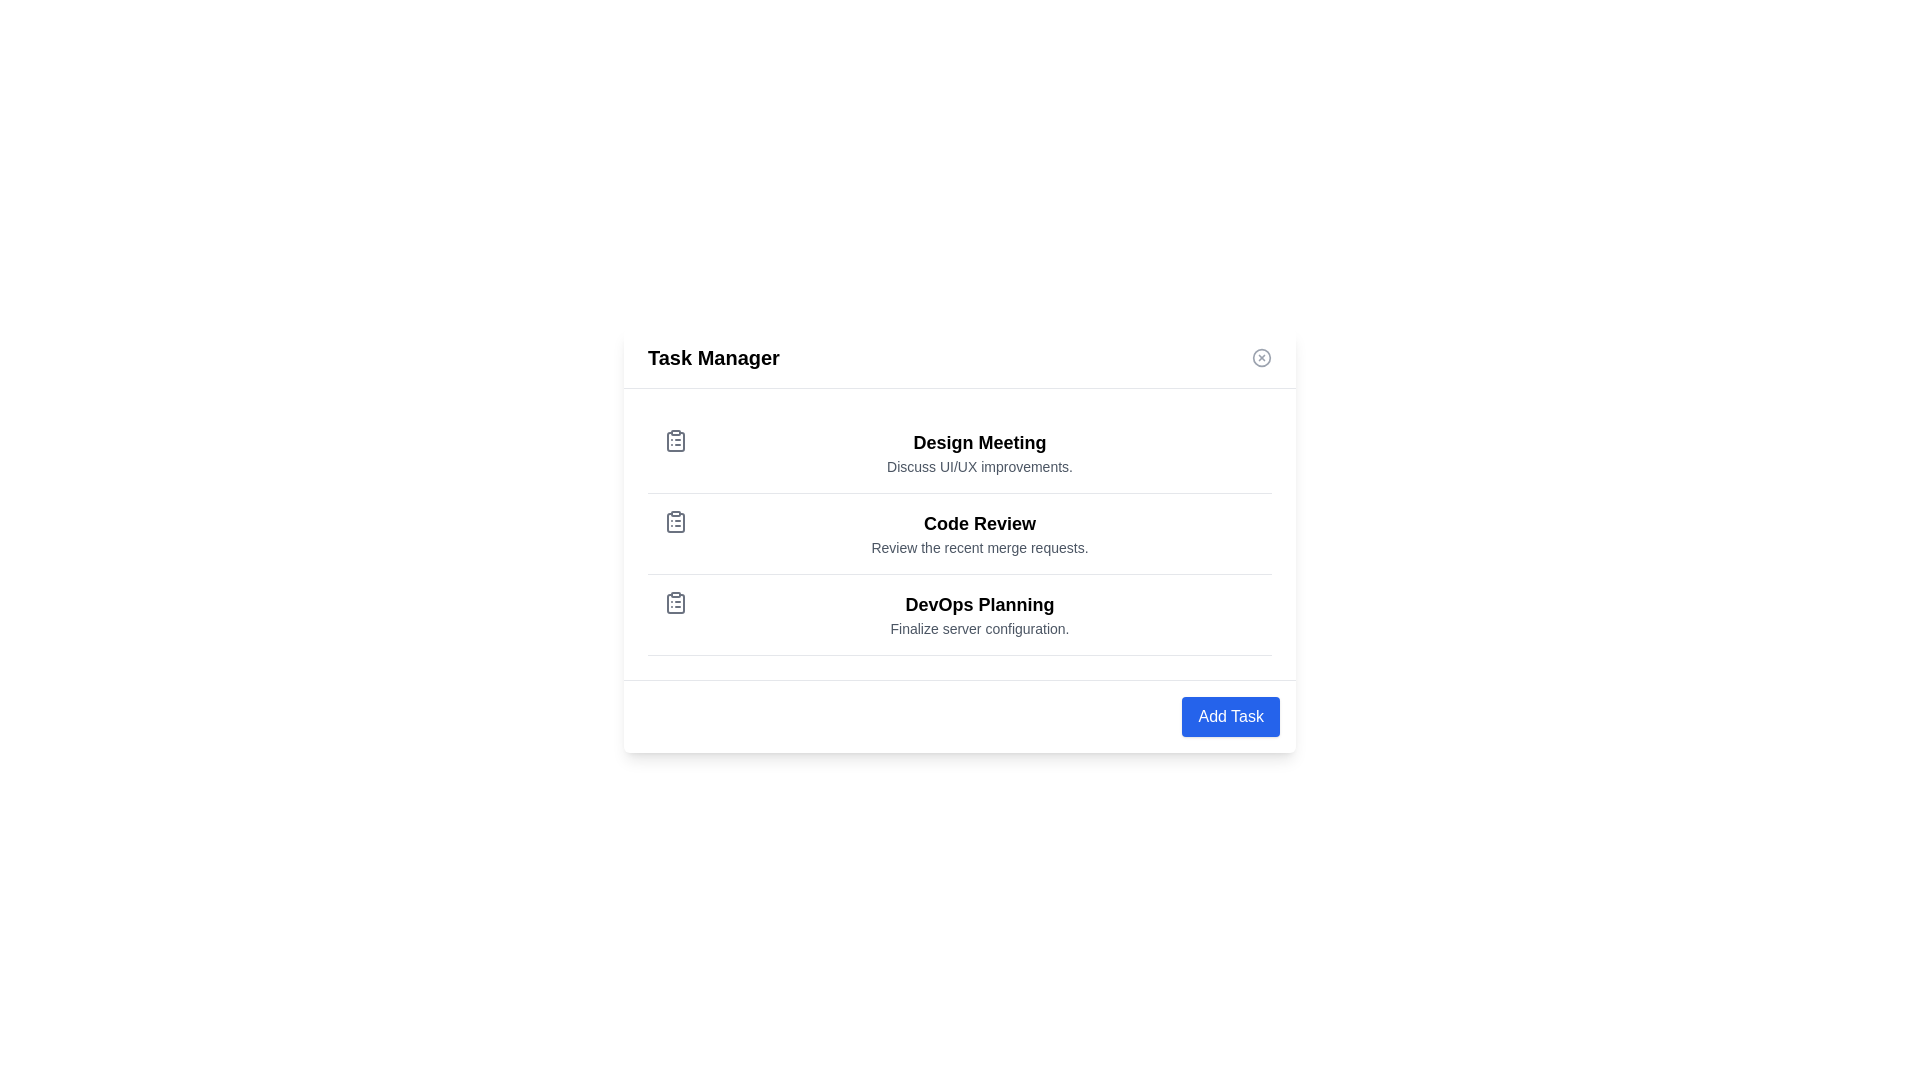 The width and height of the screenshot is (1920, 1080). What do you see at coordinates (1261, 356) in the screenshot?
I see `close button (X) in the top-right corner of the Task Manager dialog` at bounding box center [1261, 356].